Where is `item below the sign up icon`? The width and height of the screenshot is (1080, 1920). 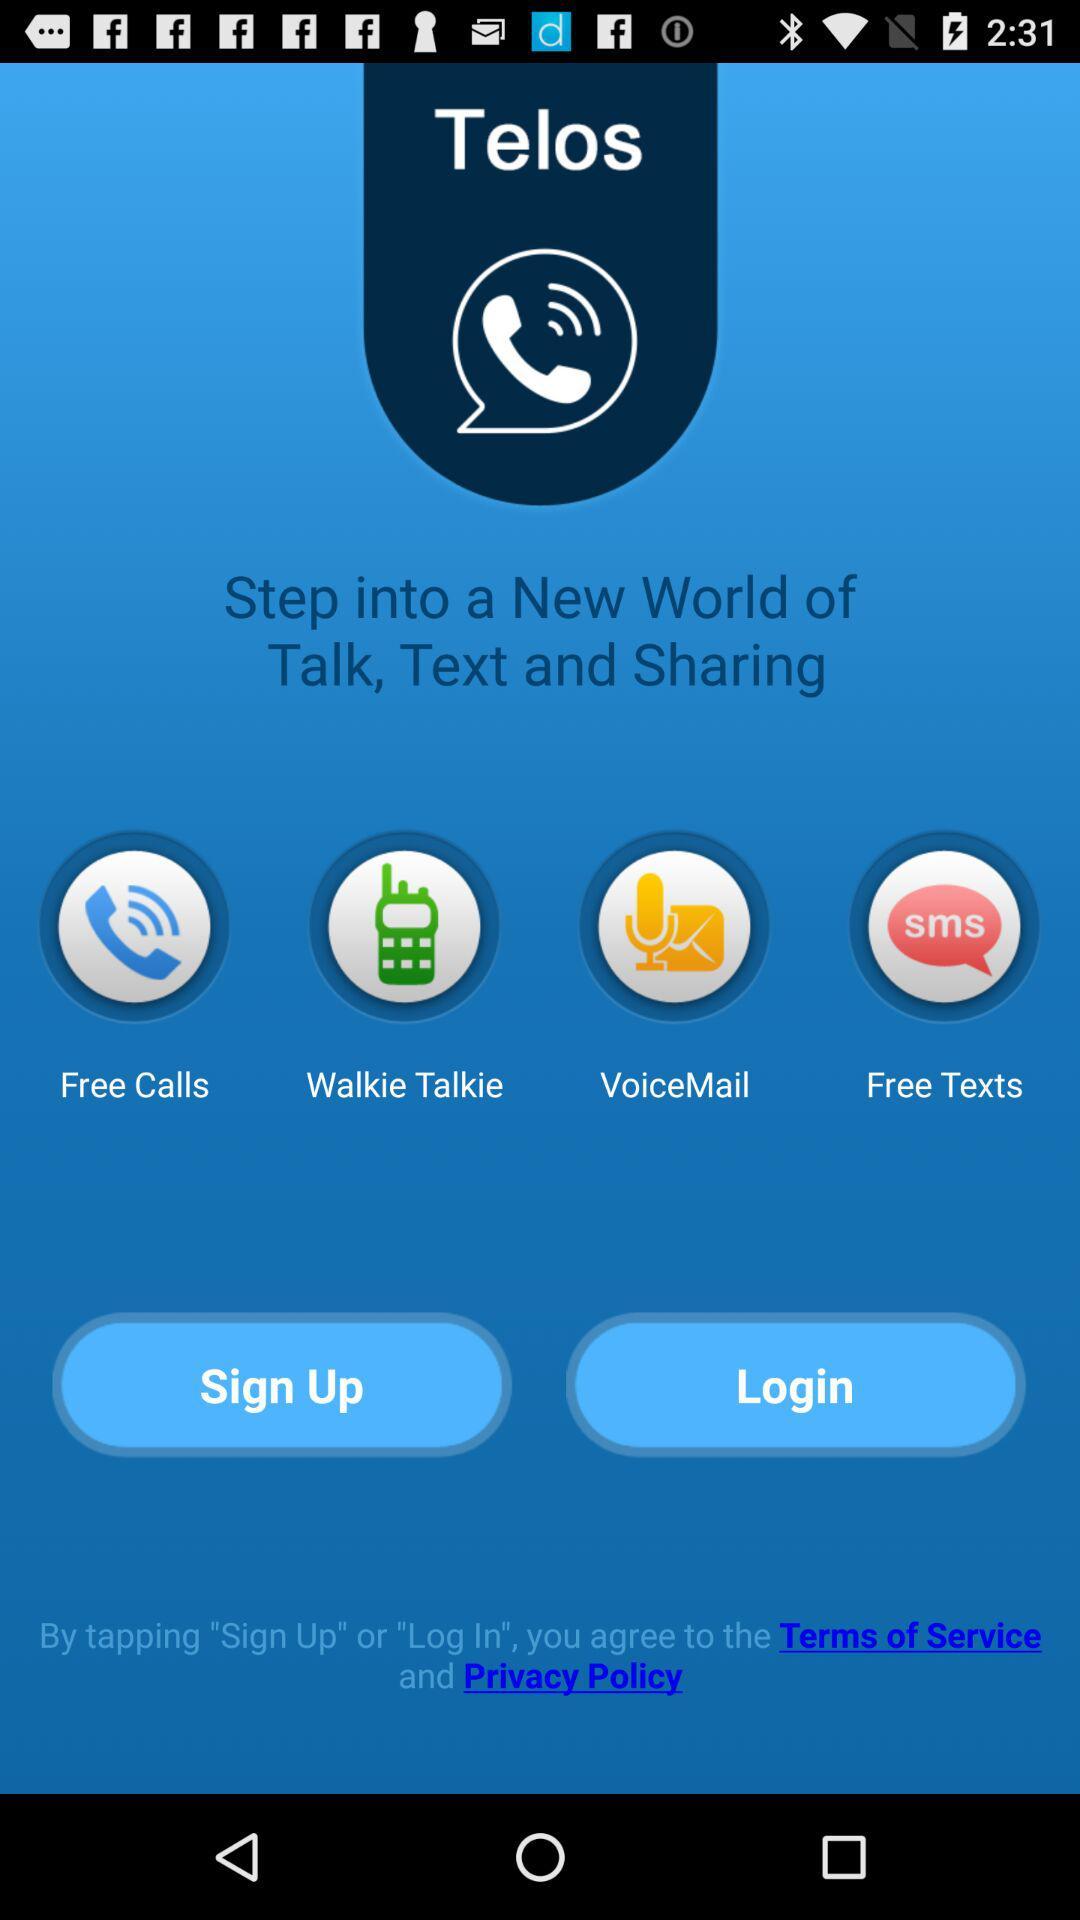
item below the sign up icon is located at coordinates (540, 1654).